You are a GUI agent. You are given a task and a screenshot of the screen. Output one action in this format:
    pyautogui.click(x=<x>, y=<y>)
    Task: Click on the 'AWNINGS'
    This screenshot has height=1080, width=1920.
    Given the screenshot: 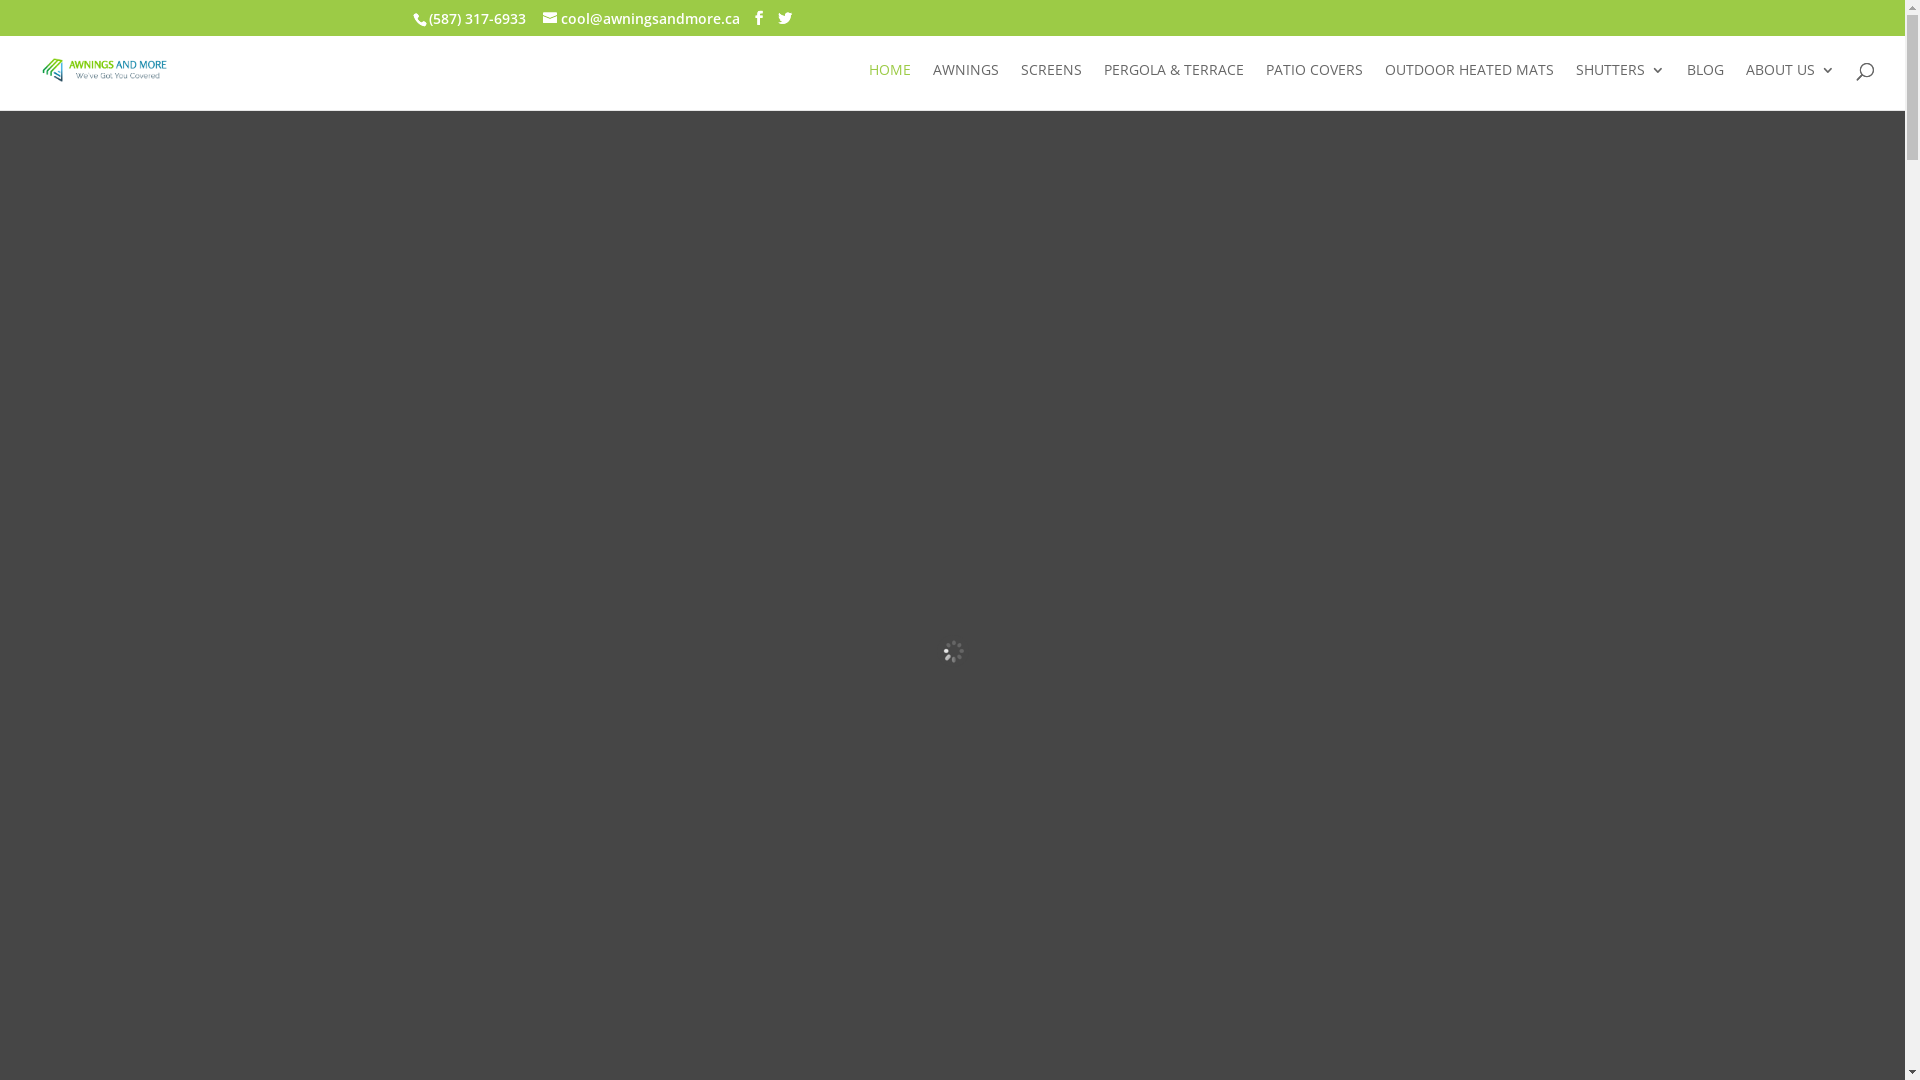 What is the action you would take?
    pyautogui.click(x=965, y=85)
    